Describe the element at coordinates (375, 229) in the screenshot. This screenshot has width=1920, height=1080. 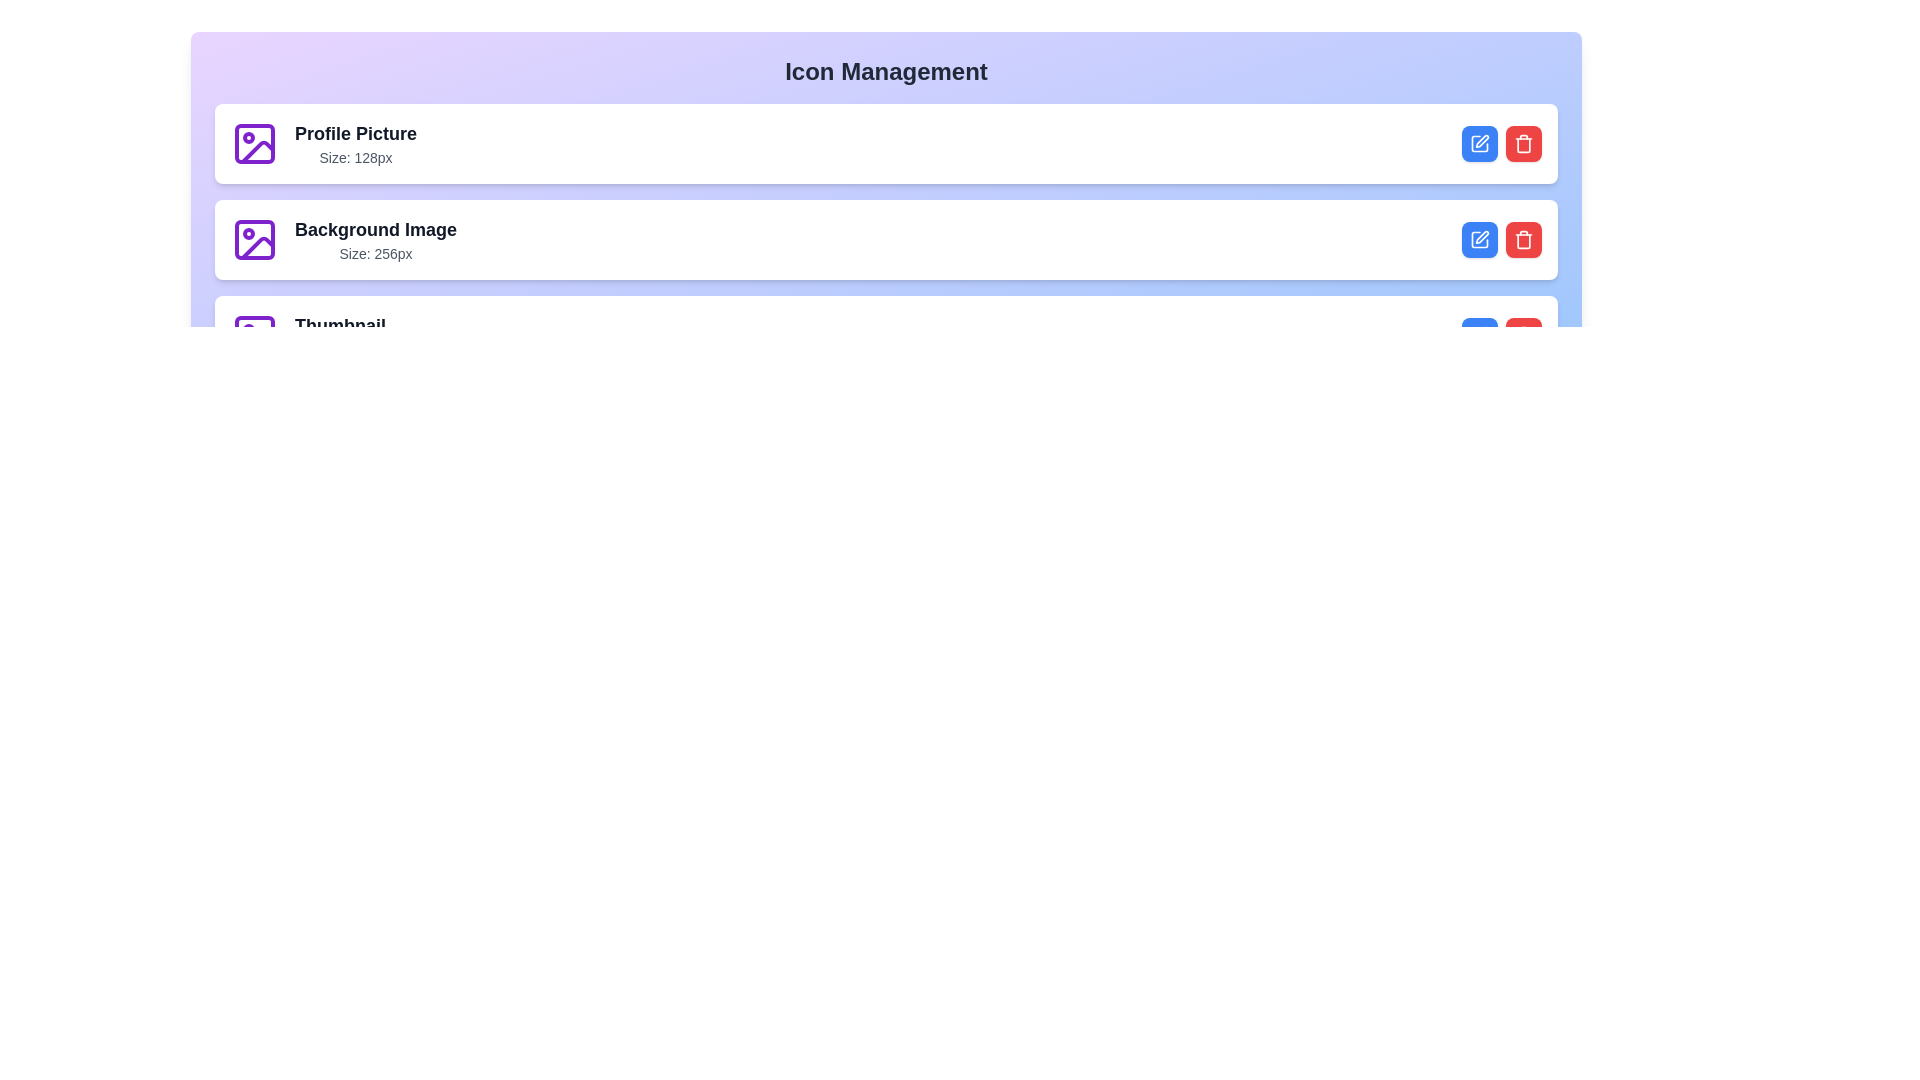
I see `text of the bold label that says 'Background Image', which is located in the second list item's content area under the 'Icon Management' header` at that location.